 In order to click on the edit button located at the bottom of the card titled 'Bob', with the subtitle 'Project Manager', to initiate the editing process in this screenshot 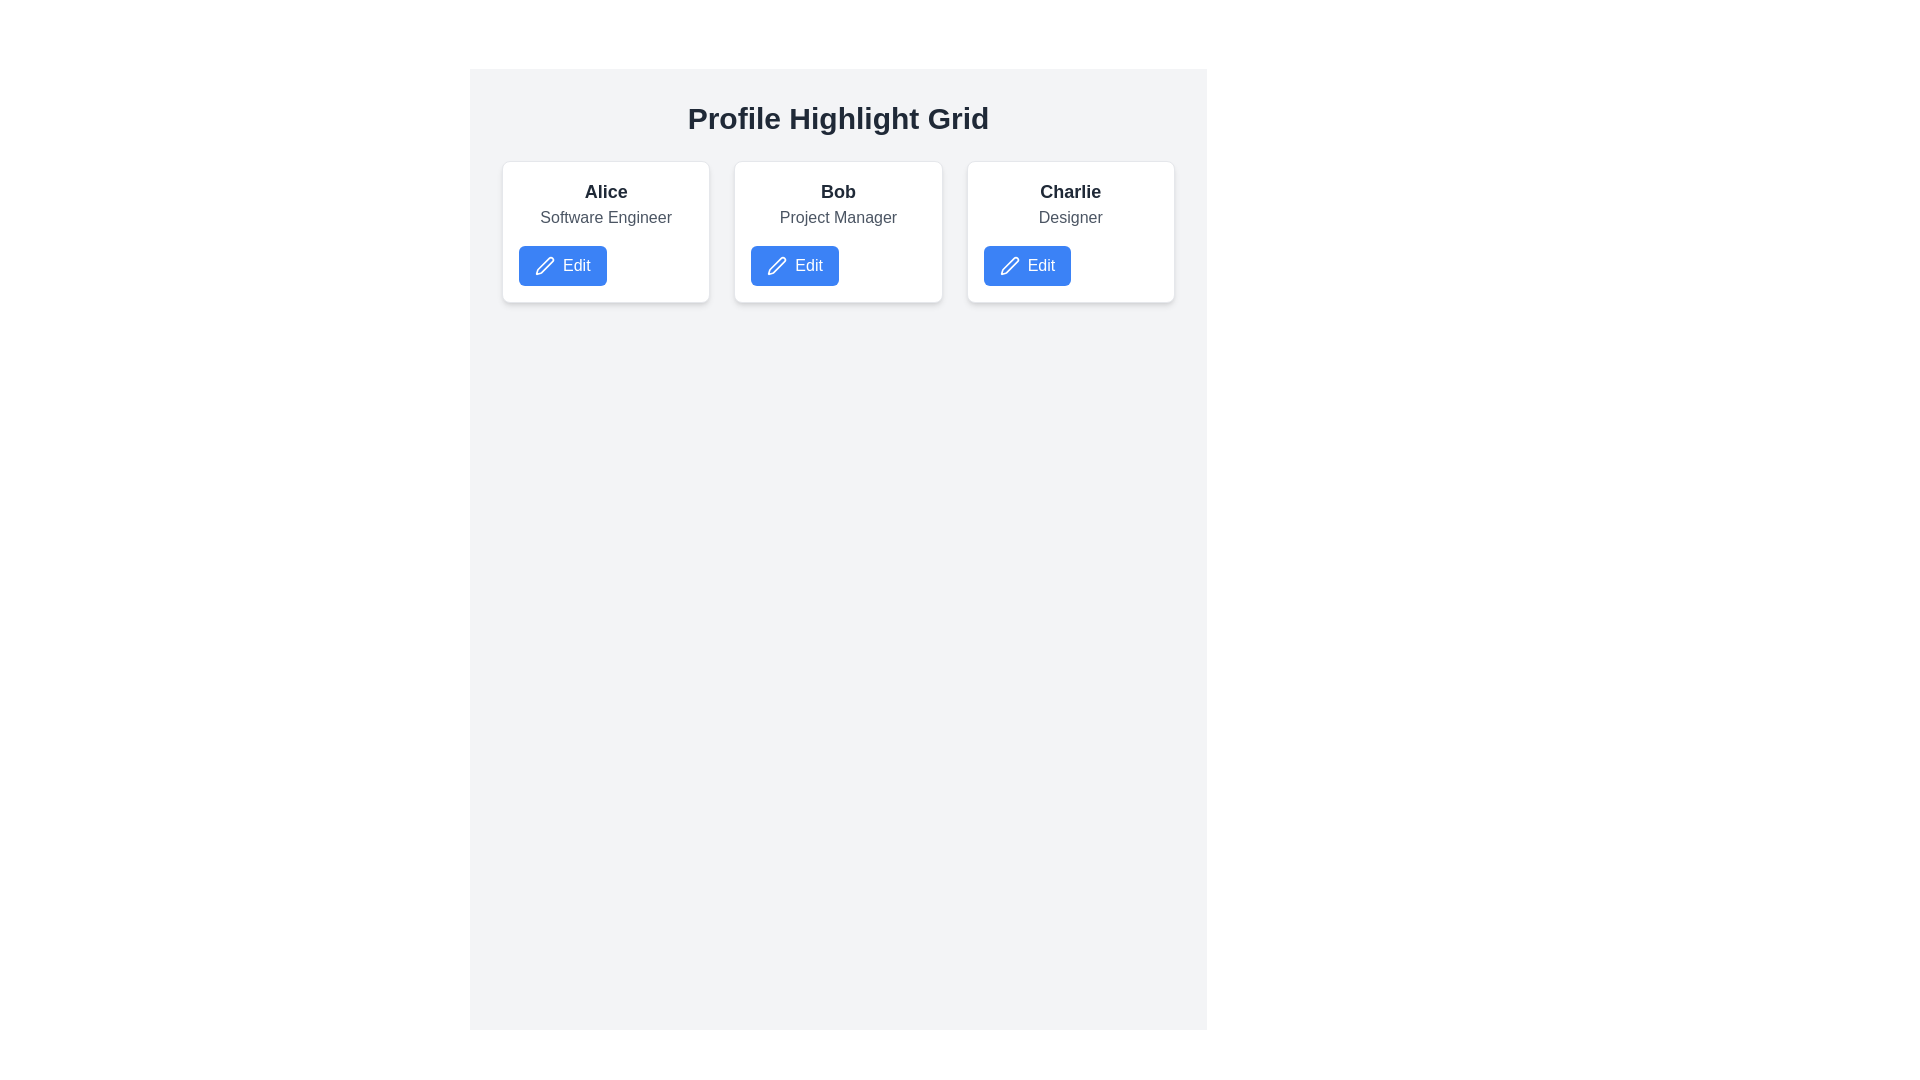, I will do `click(794, 265)`.